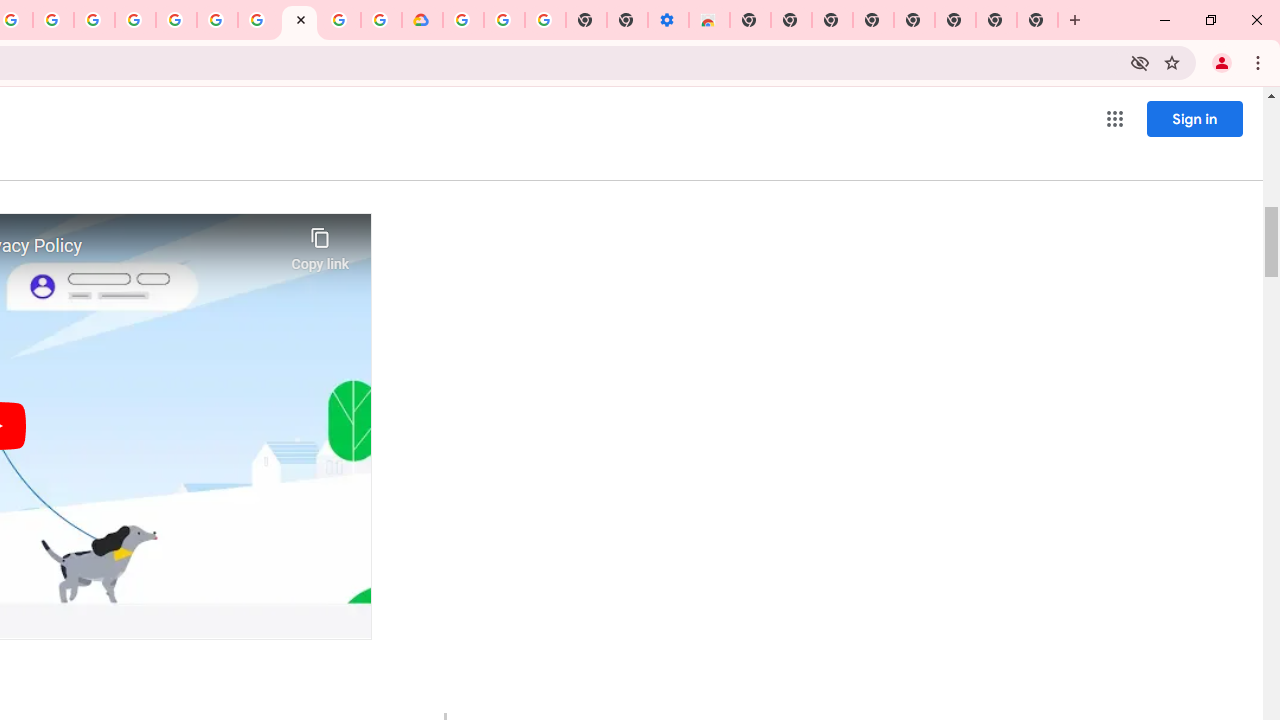  Describe the element at coordinates (320, 243) in the screenshot. I see `'Copy link'` at that location.